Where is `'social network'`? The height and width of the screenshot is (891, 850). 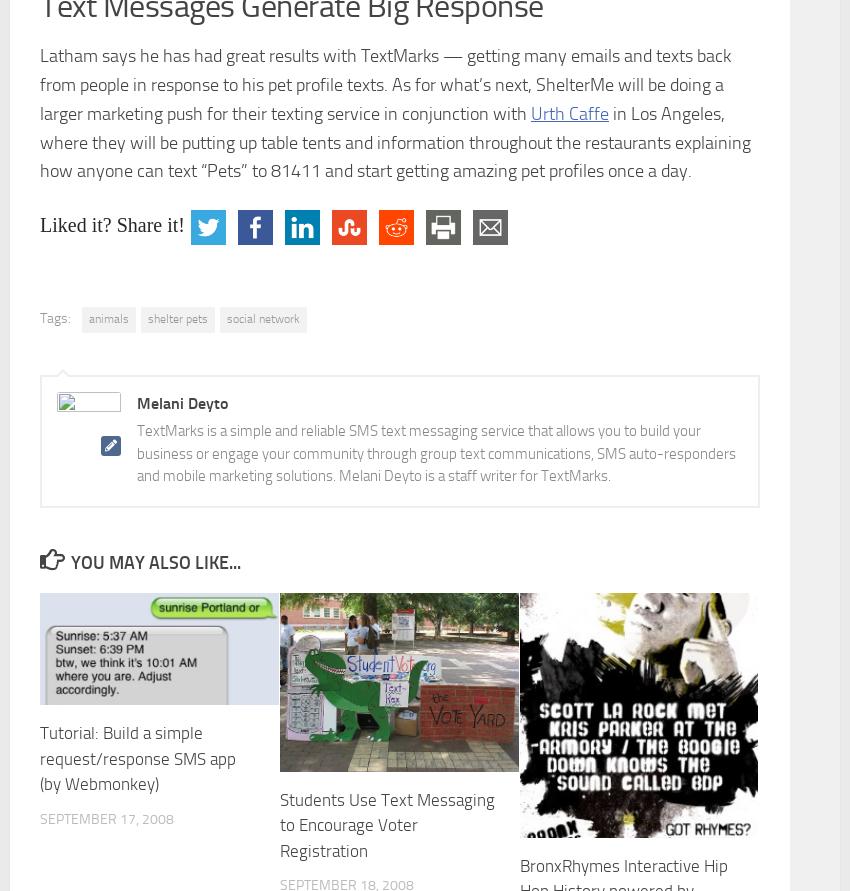 'social network' is located at coordinates (262, 317).